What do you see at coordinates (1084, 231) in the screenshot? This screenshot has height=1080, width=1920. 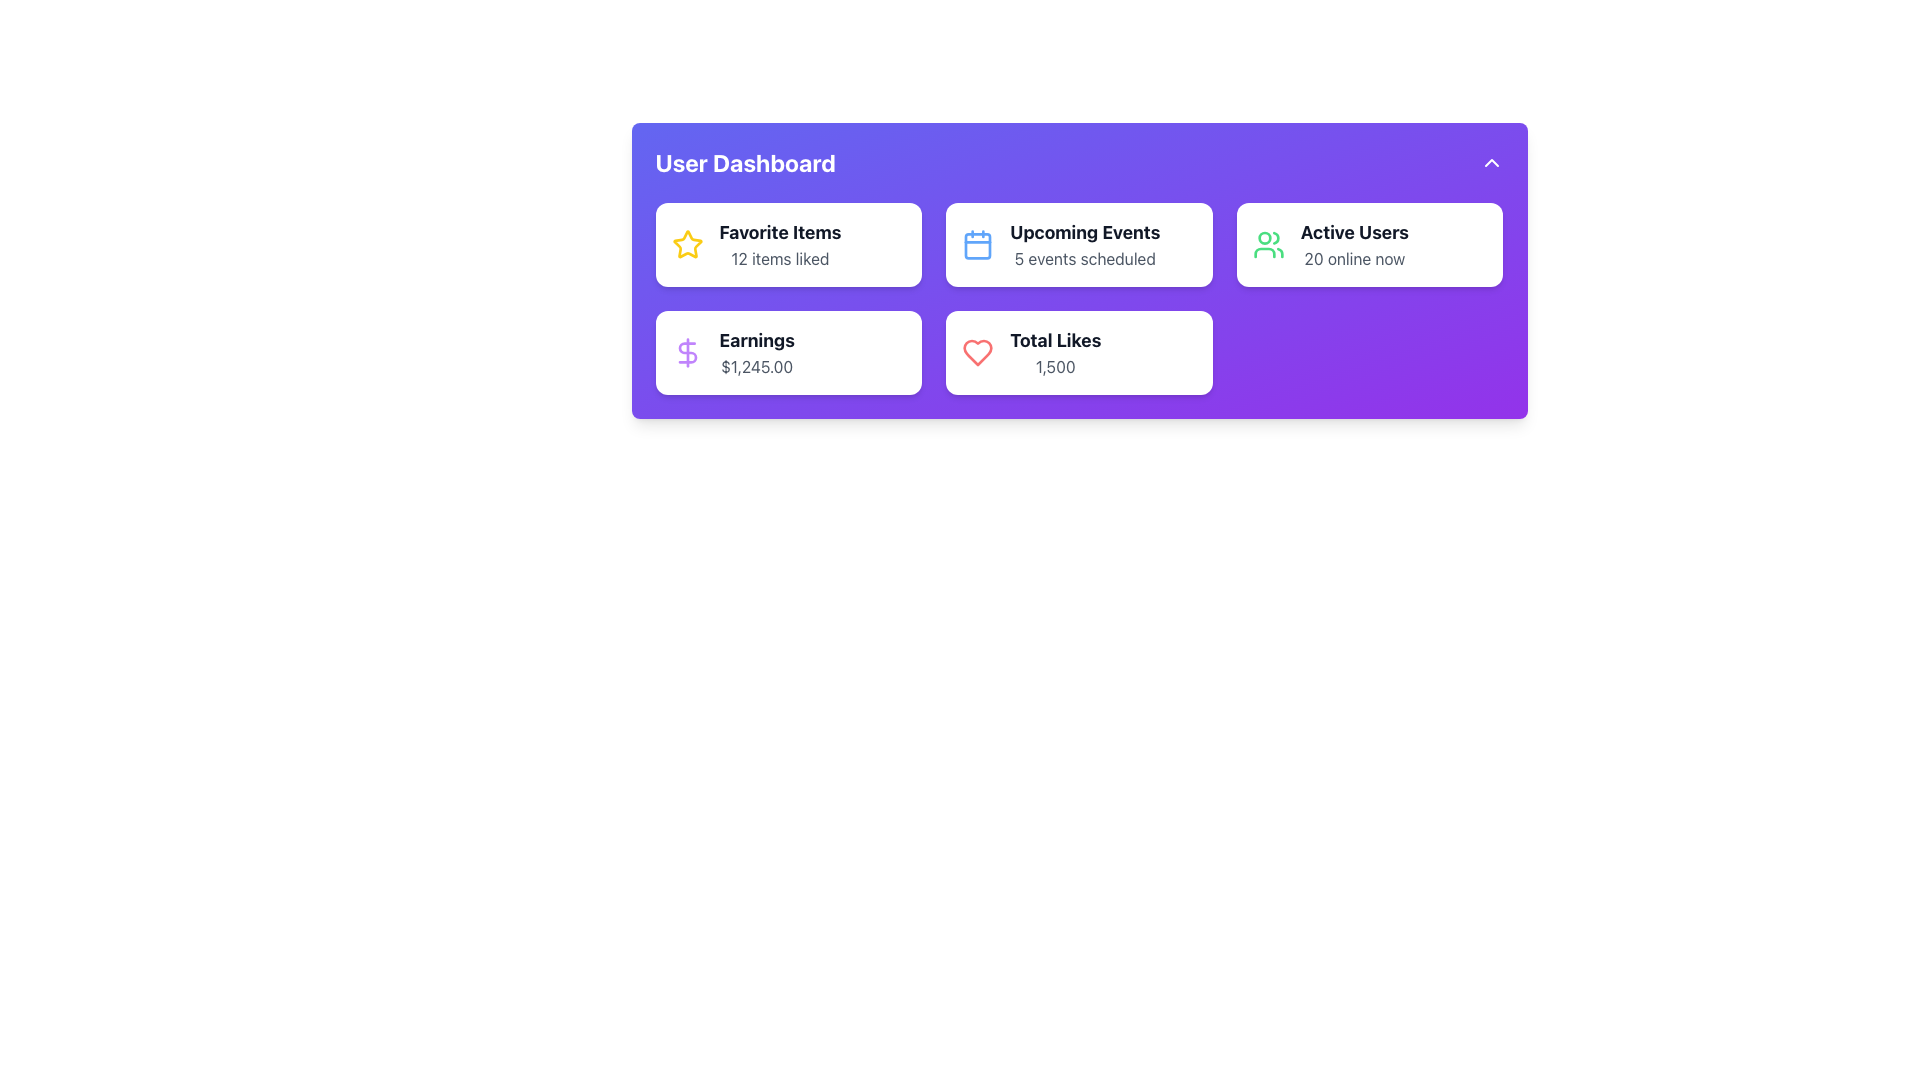 I see `the 'Upcoming Events' text label, which is styled in bold and larger font size, located in the top row of the grid layout in the User Dashboard` at bounding box center [1084, 231].